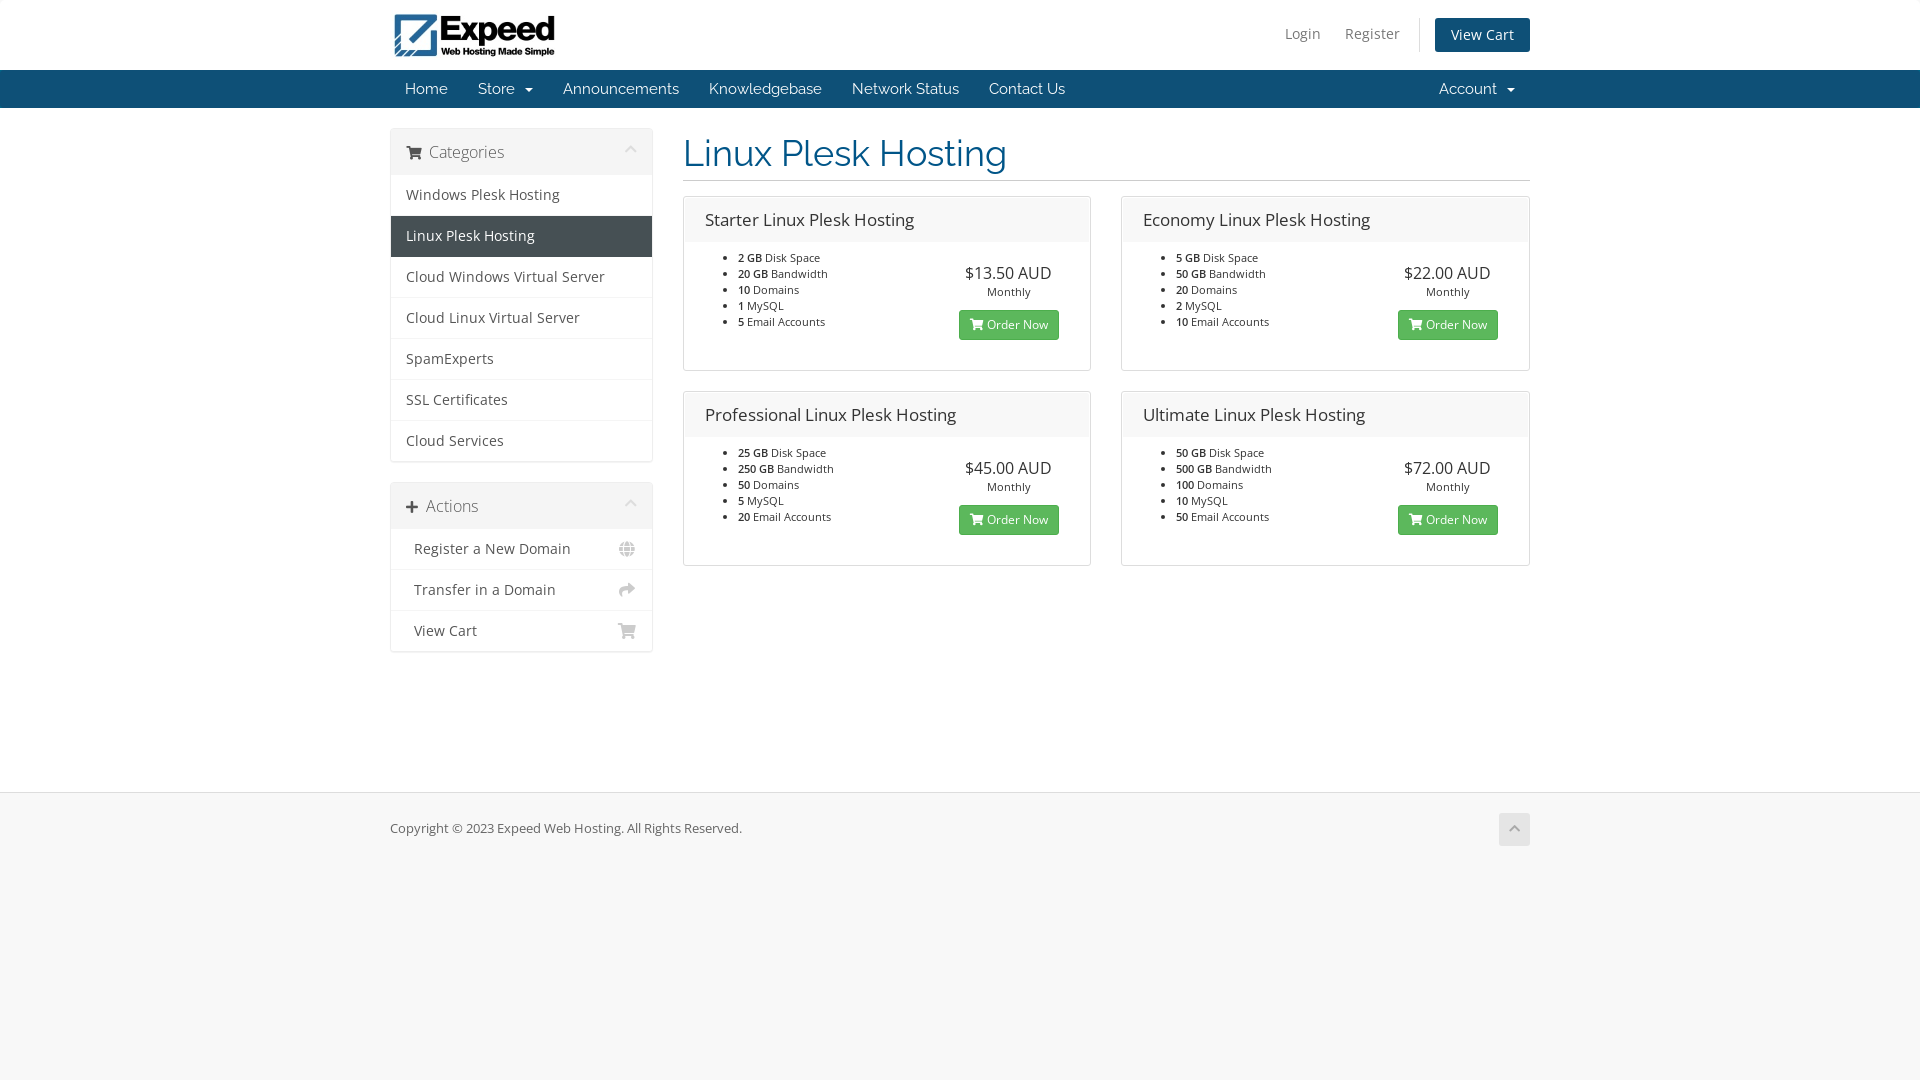 This screenshot has width=1920, height=1080. I want to click on 'Network Status', so click(836, 87).